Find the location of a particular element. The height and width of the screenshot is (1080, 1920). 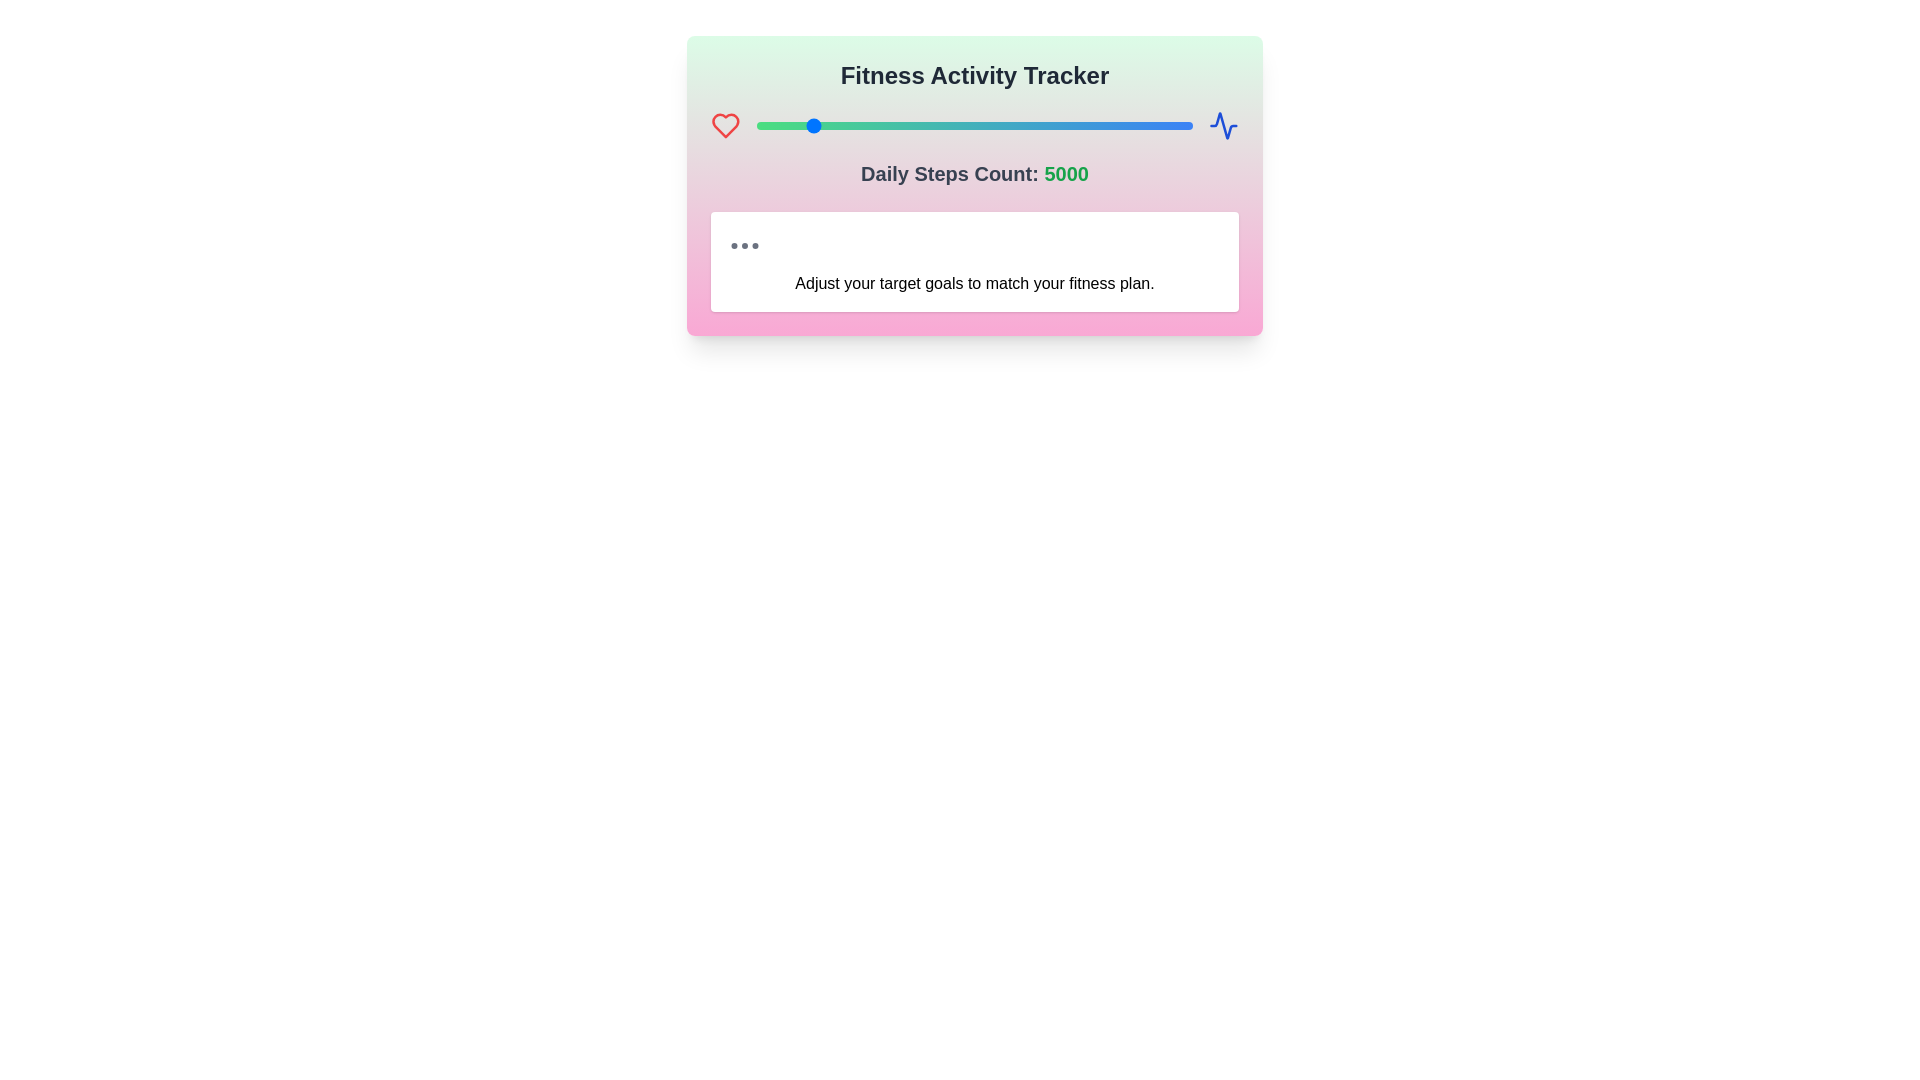

the steps count to 4624 using the slider is located at coordinates (797, 126).